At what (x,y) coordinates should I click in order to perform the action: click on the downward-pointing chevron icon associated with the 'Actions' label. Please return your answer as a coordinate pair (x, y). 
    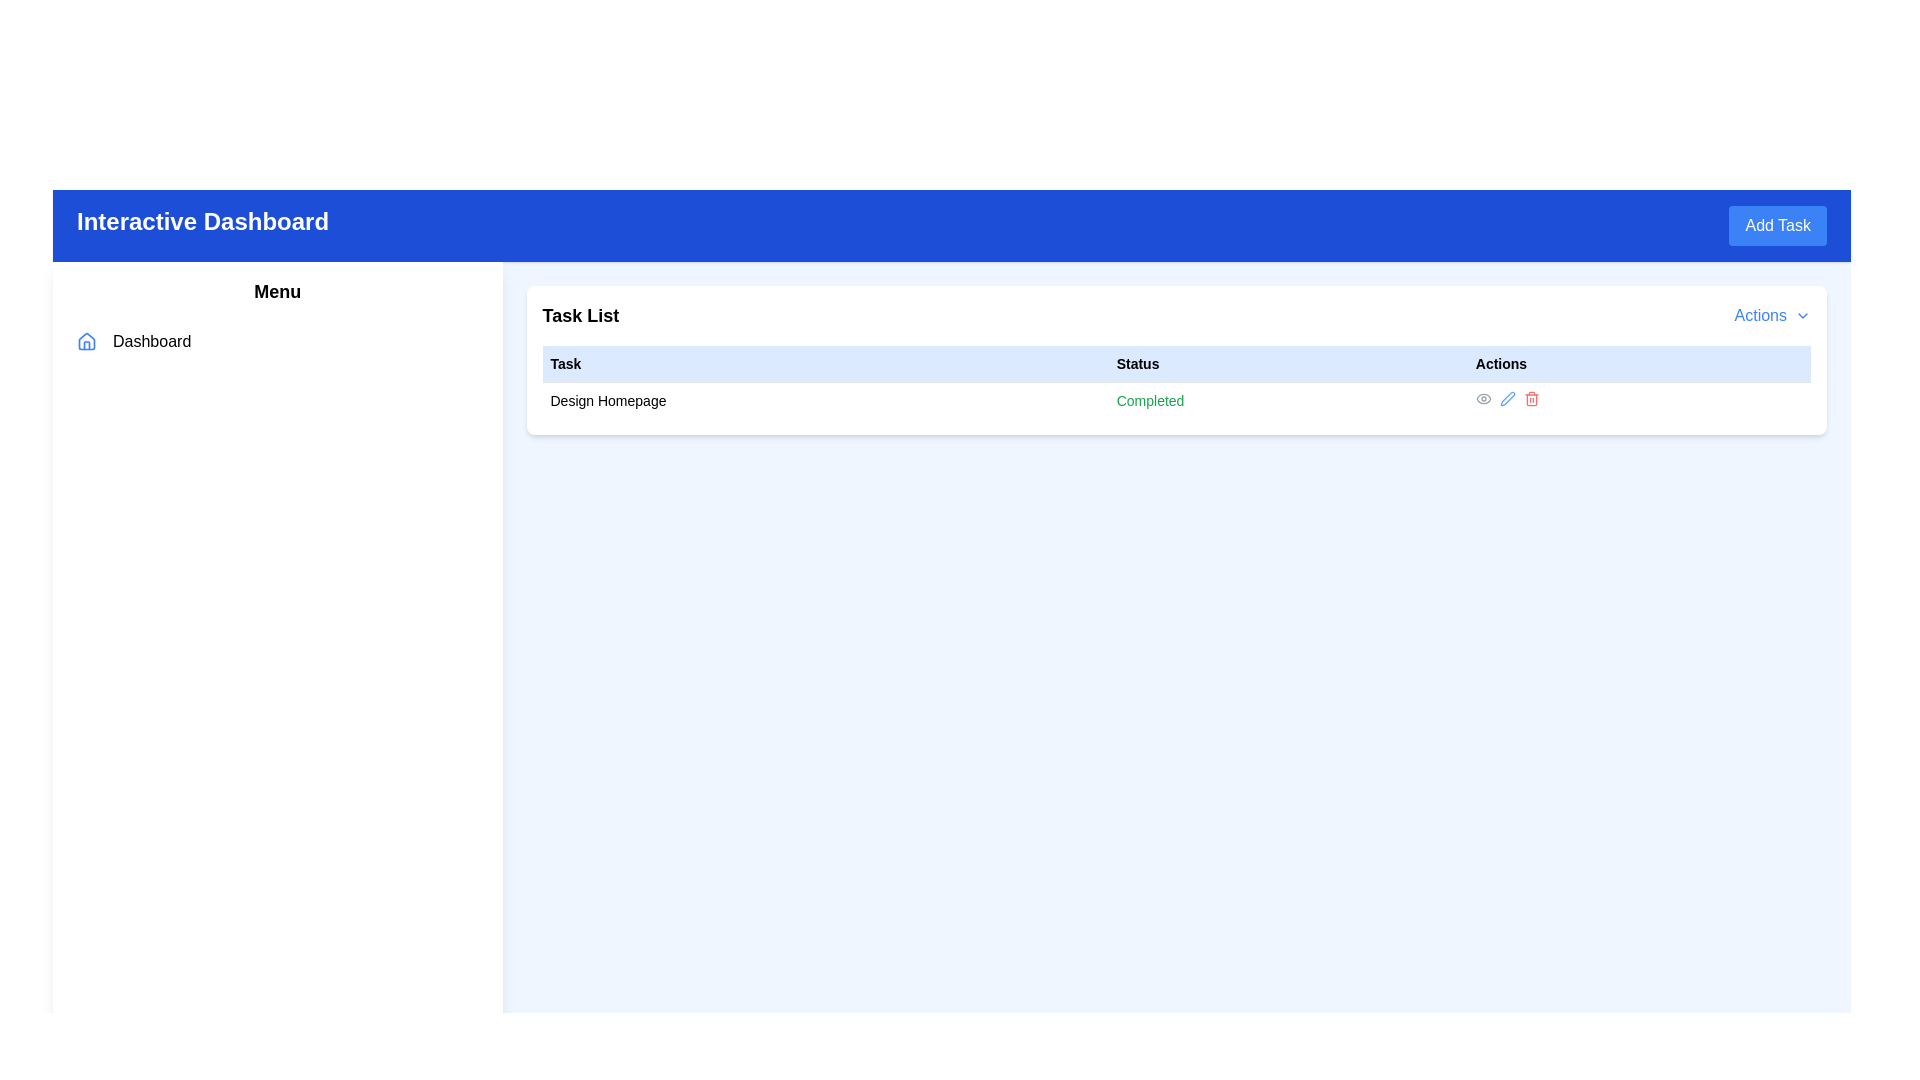
    Looking at the image, I should click on (1803, 315).